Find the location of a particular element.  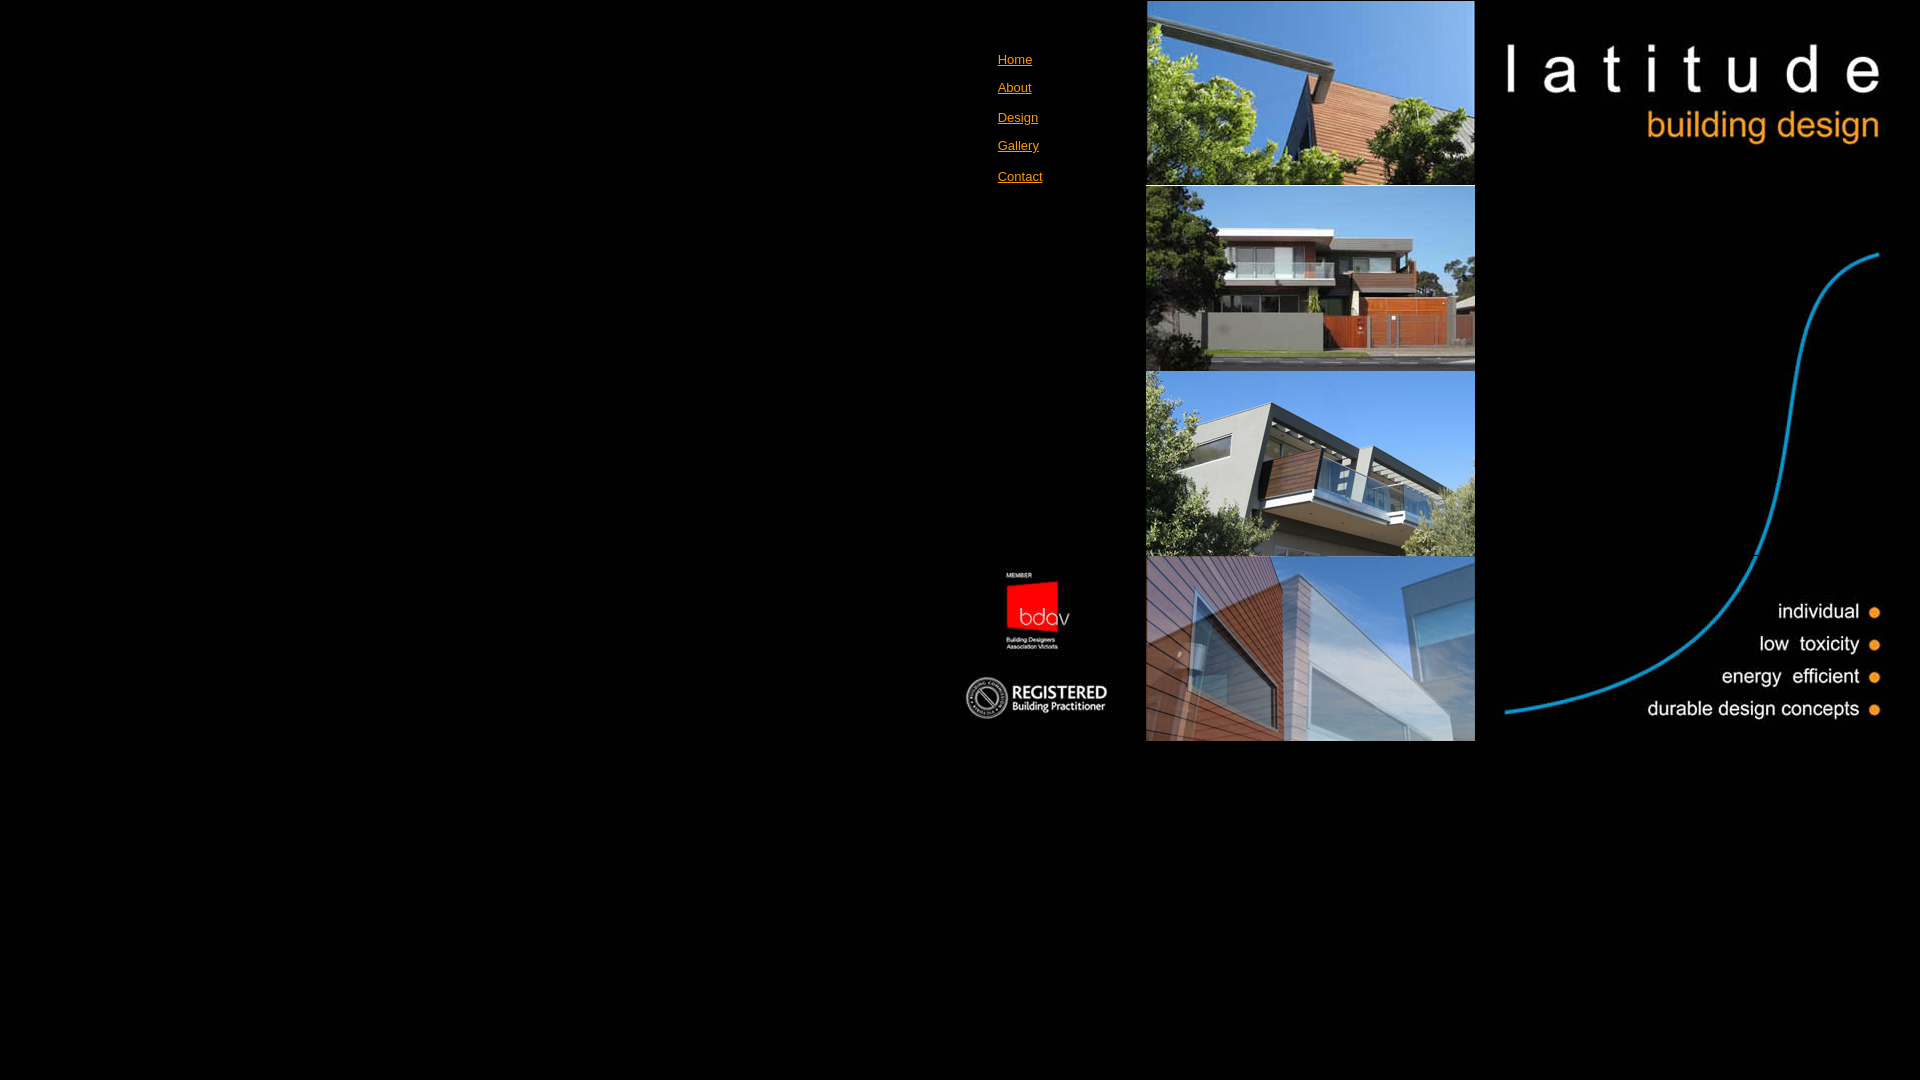

'Gallery' is located at coordinates (1018, 144).